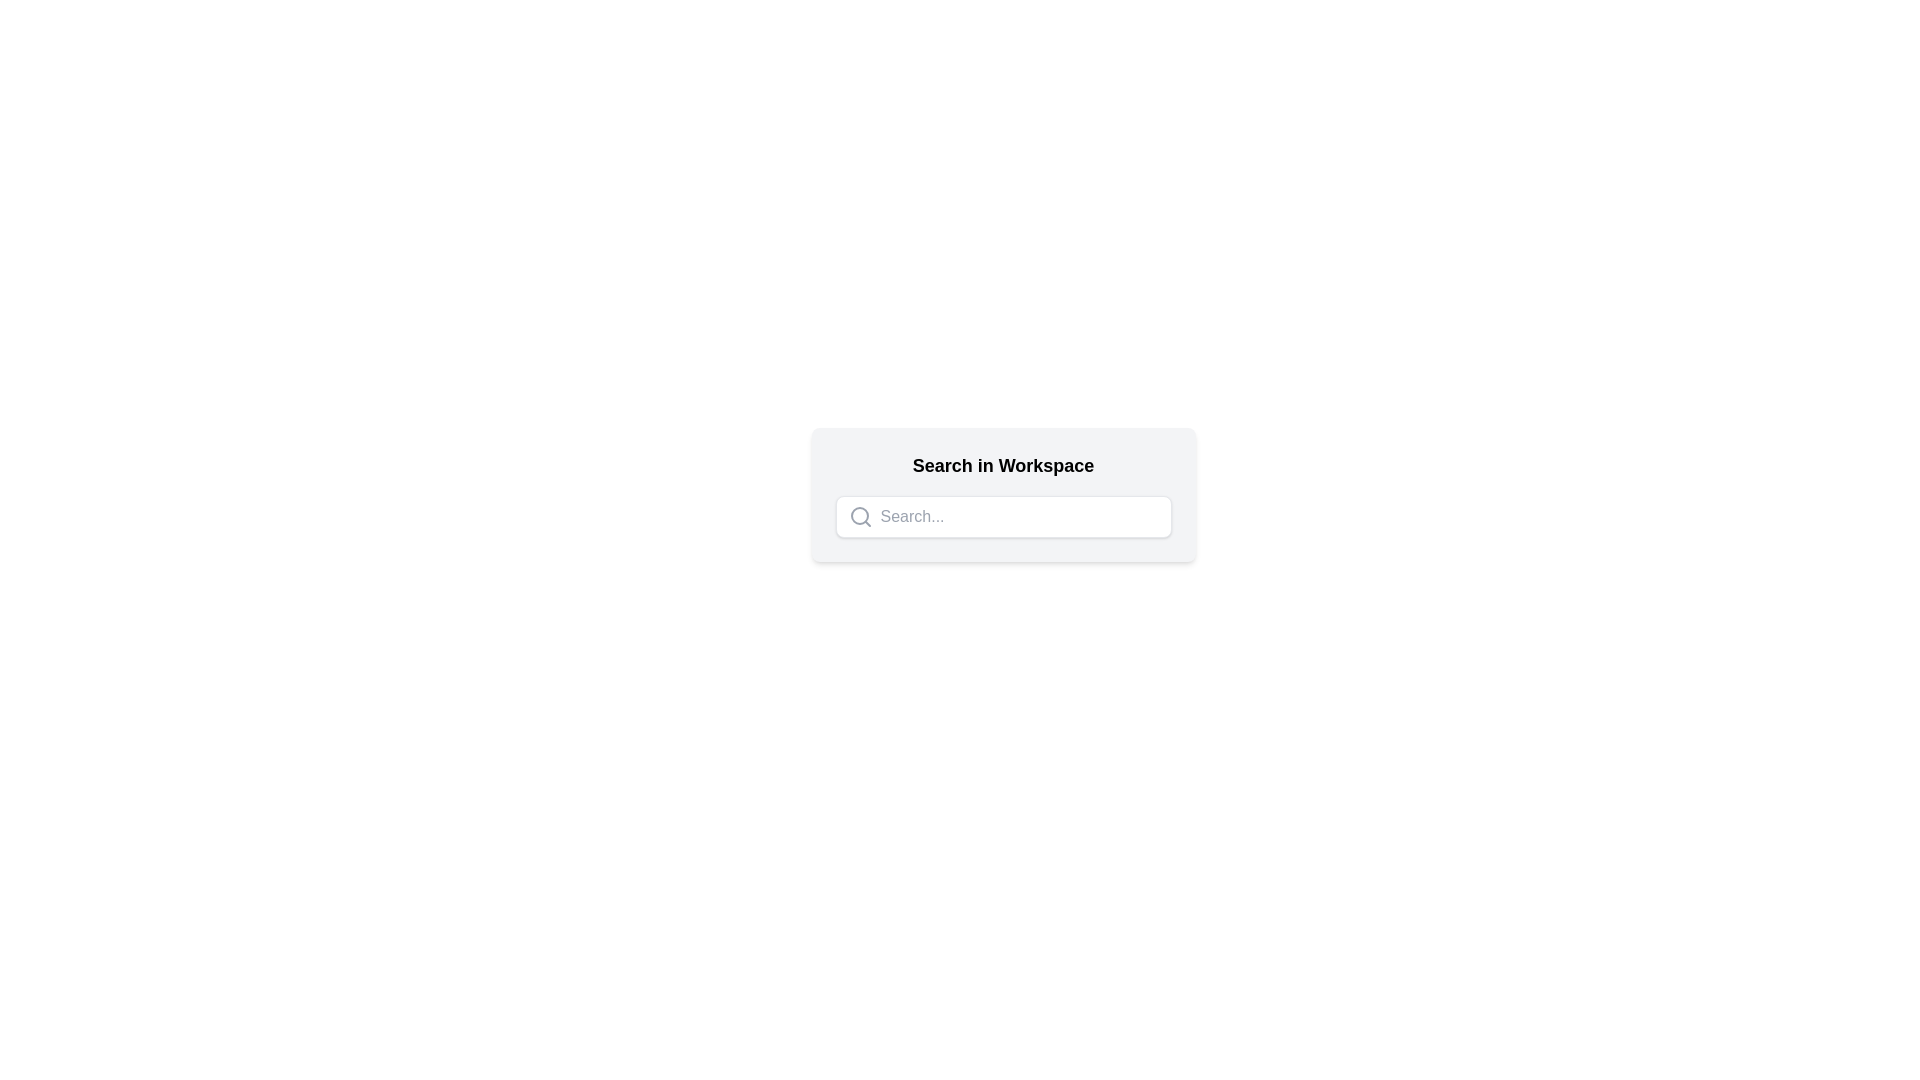 The height and width of the screenshot is (1080, 1920). What do you see at coordinates (860, 515) in the screenshot?
I see `the gray magnifying glass icon located at the leftmost position of the search bar` at bounding box center [860, 515].